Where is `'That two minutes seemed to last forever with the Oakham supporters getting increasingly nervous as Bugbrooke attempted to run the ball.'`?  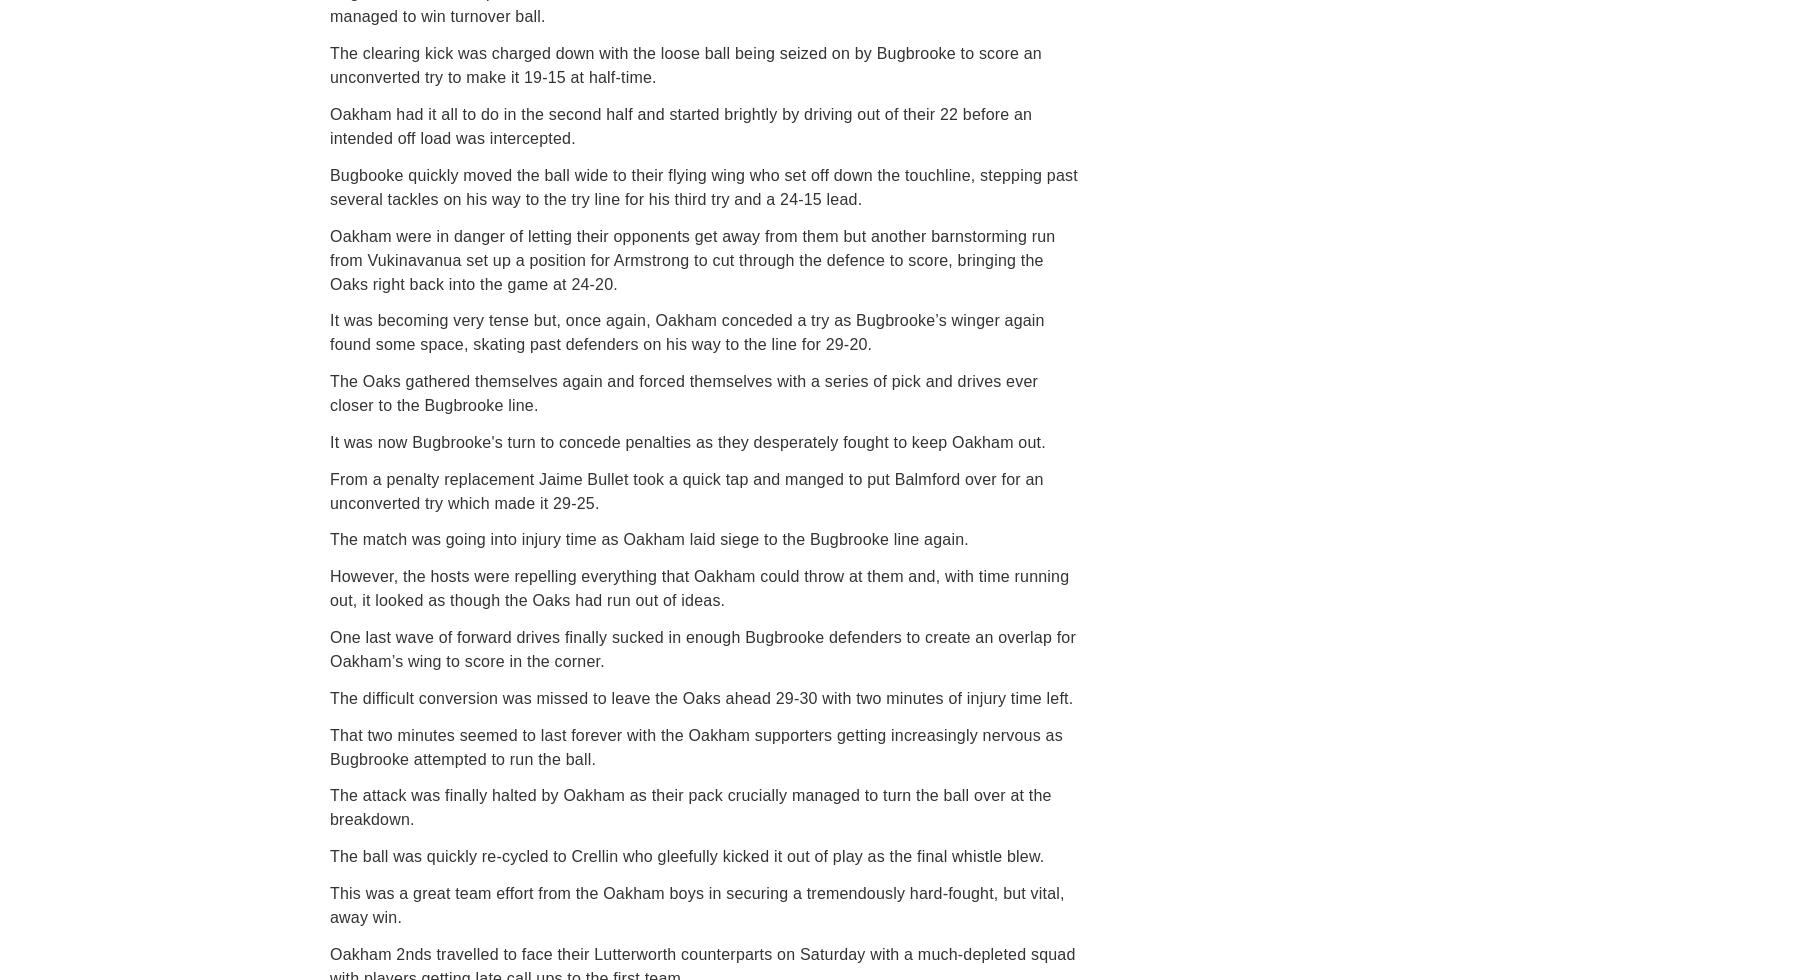 'That two minutes seemed to last forever with the Oakham supporters getting increasingly nervous as Bugbrooke attempted to run the ball.' is located at coordinates (695, 746).